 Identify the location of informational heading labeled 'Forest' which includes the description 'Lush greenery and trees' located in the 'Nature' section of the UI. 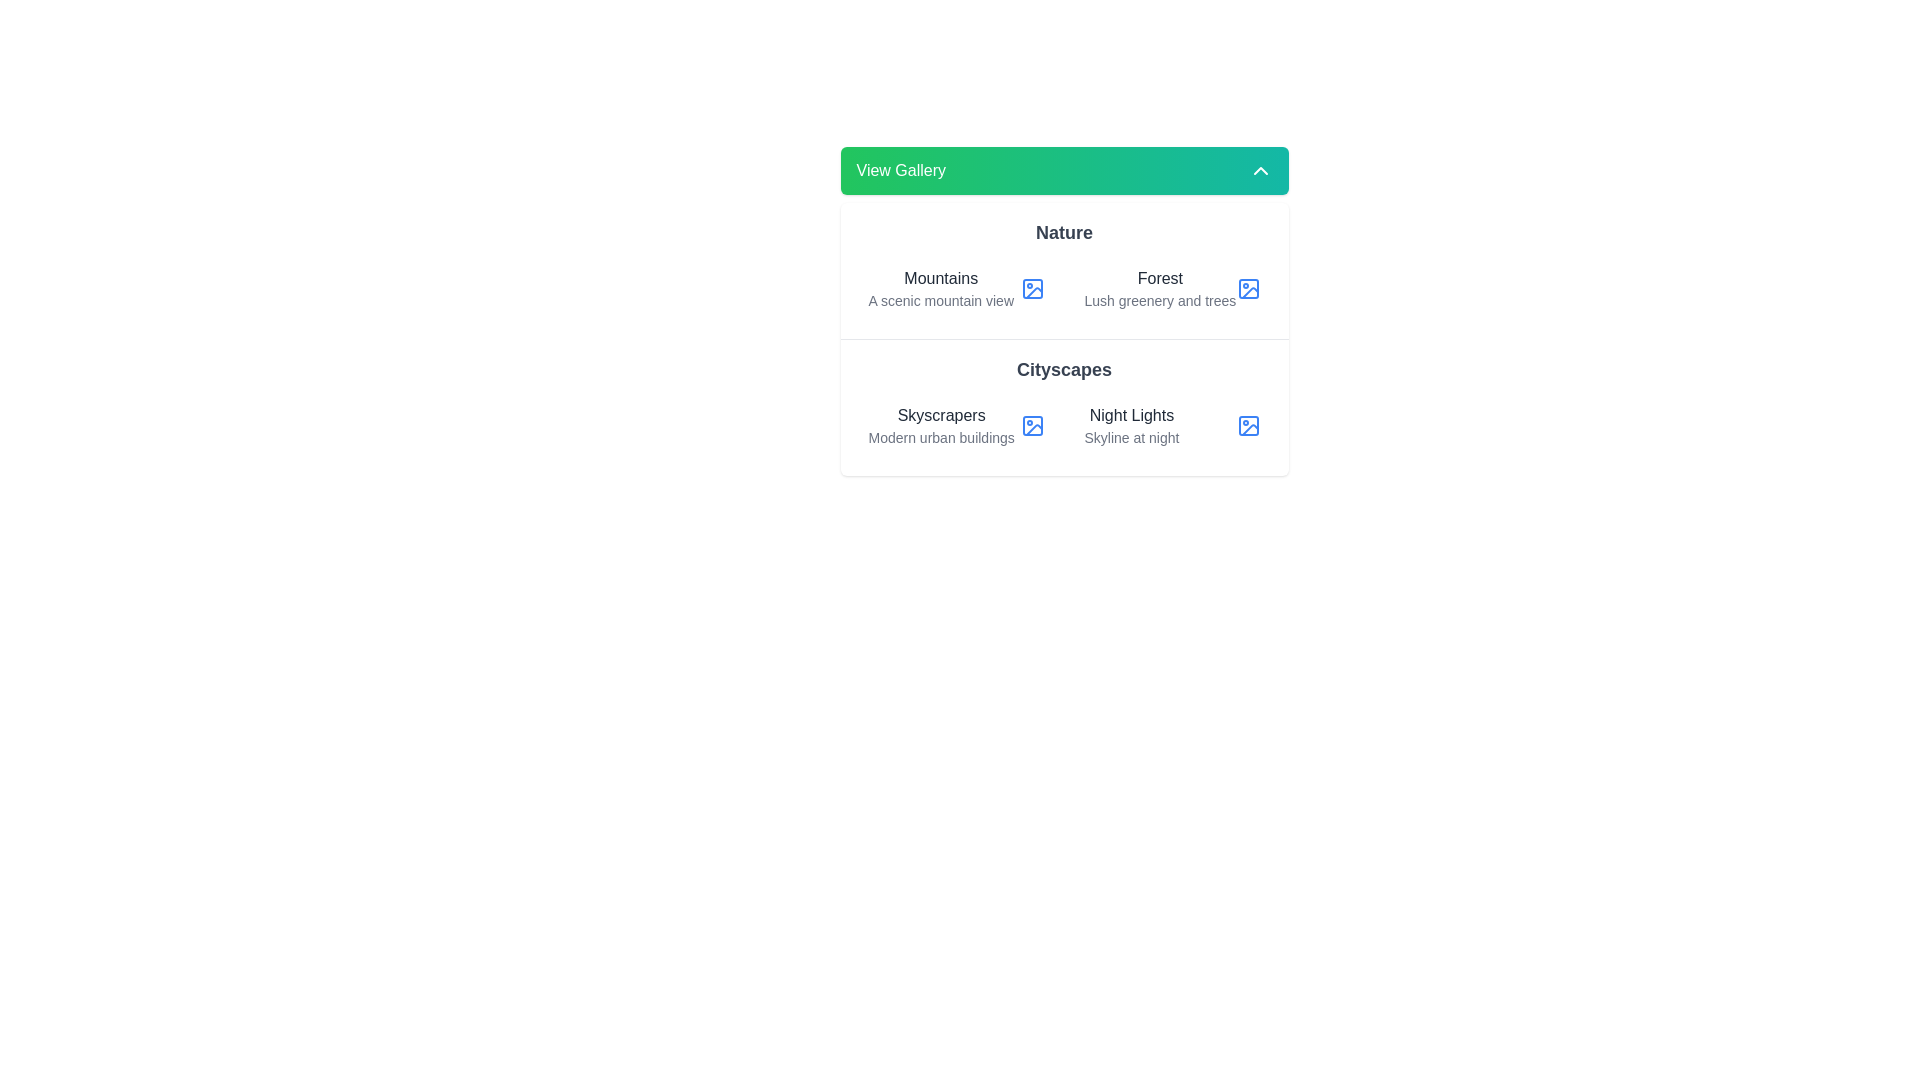
(1160, 289).